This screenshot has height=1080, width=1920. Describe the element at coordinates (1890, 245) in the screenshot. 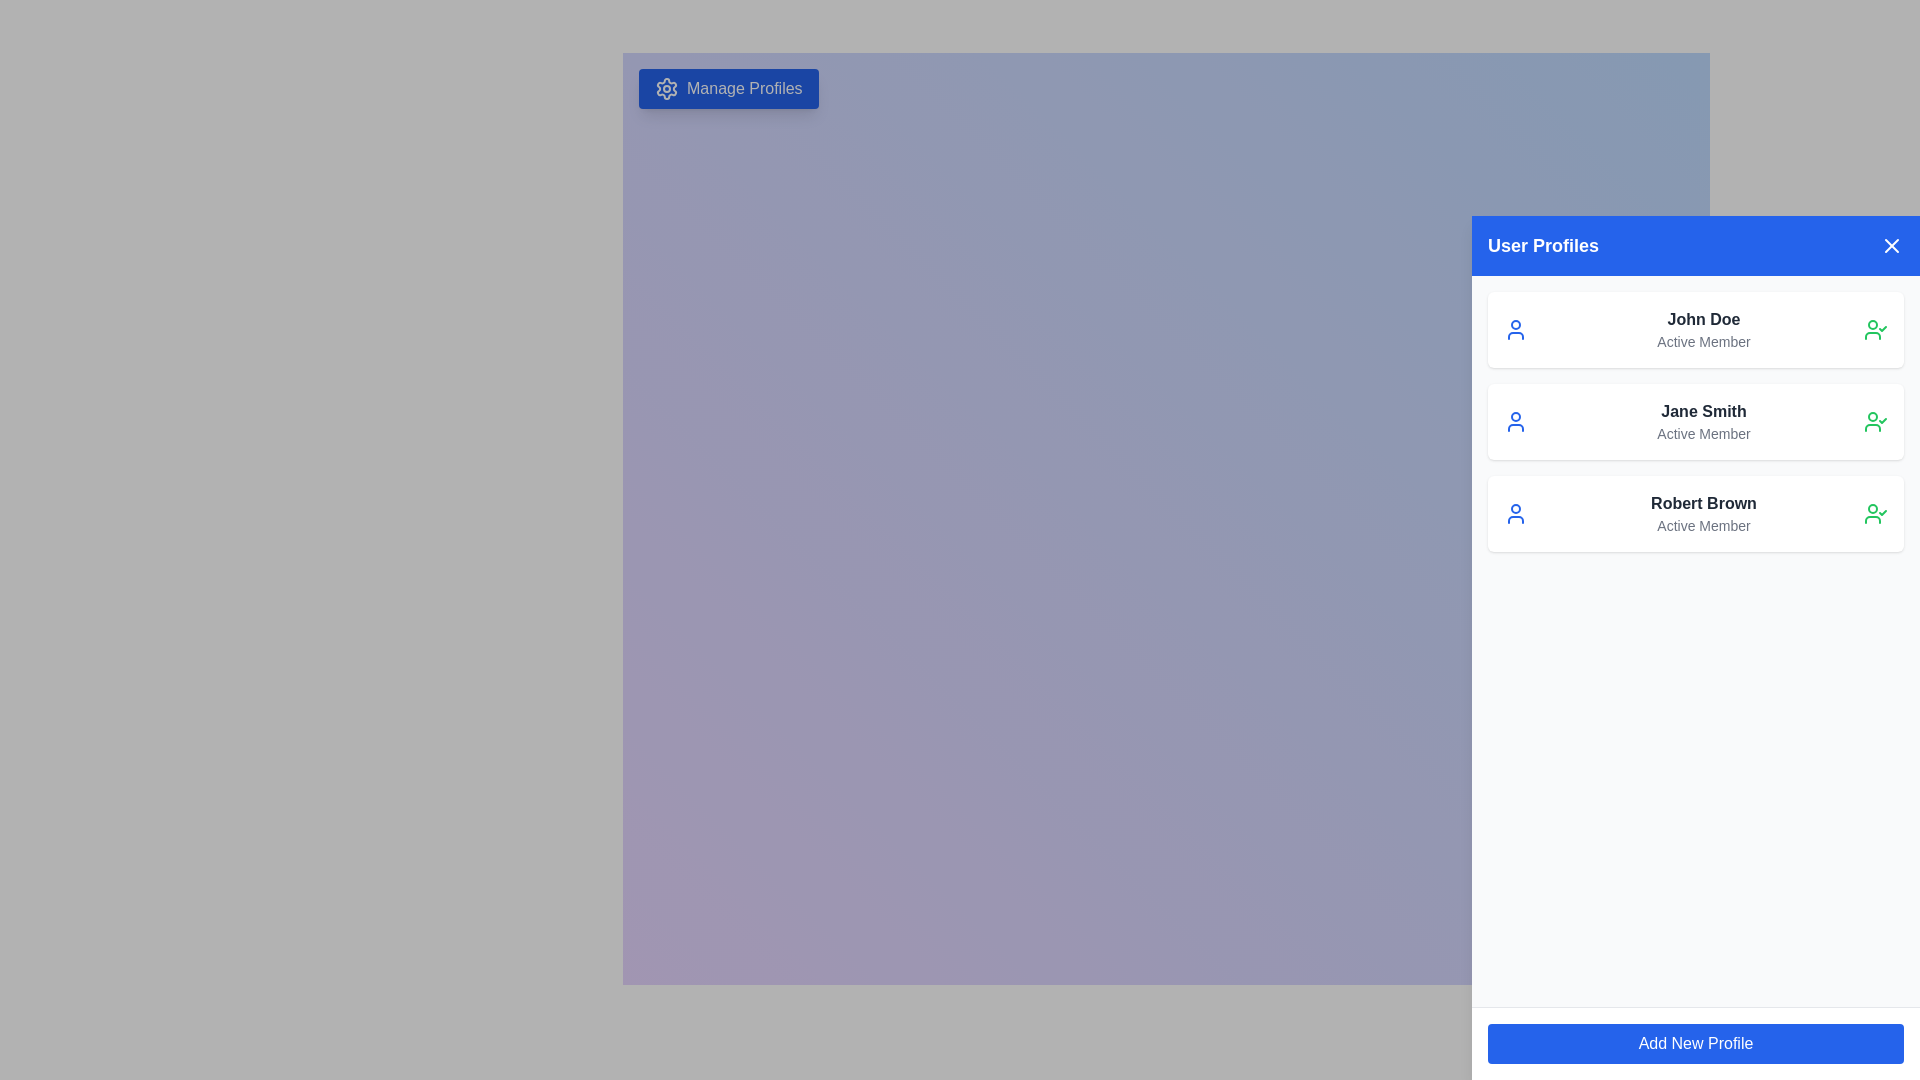

I see `the close button icon located at the top right corner of the 'User Profiles' panel, which is implemented as an SVG element` at that location.